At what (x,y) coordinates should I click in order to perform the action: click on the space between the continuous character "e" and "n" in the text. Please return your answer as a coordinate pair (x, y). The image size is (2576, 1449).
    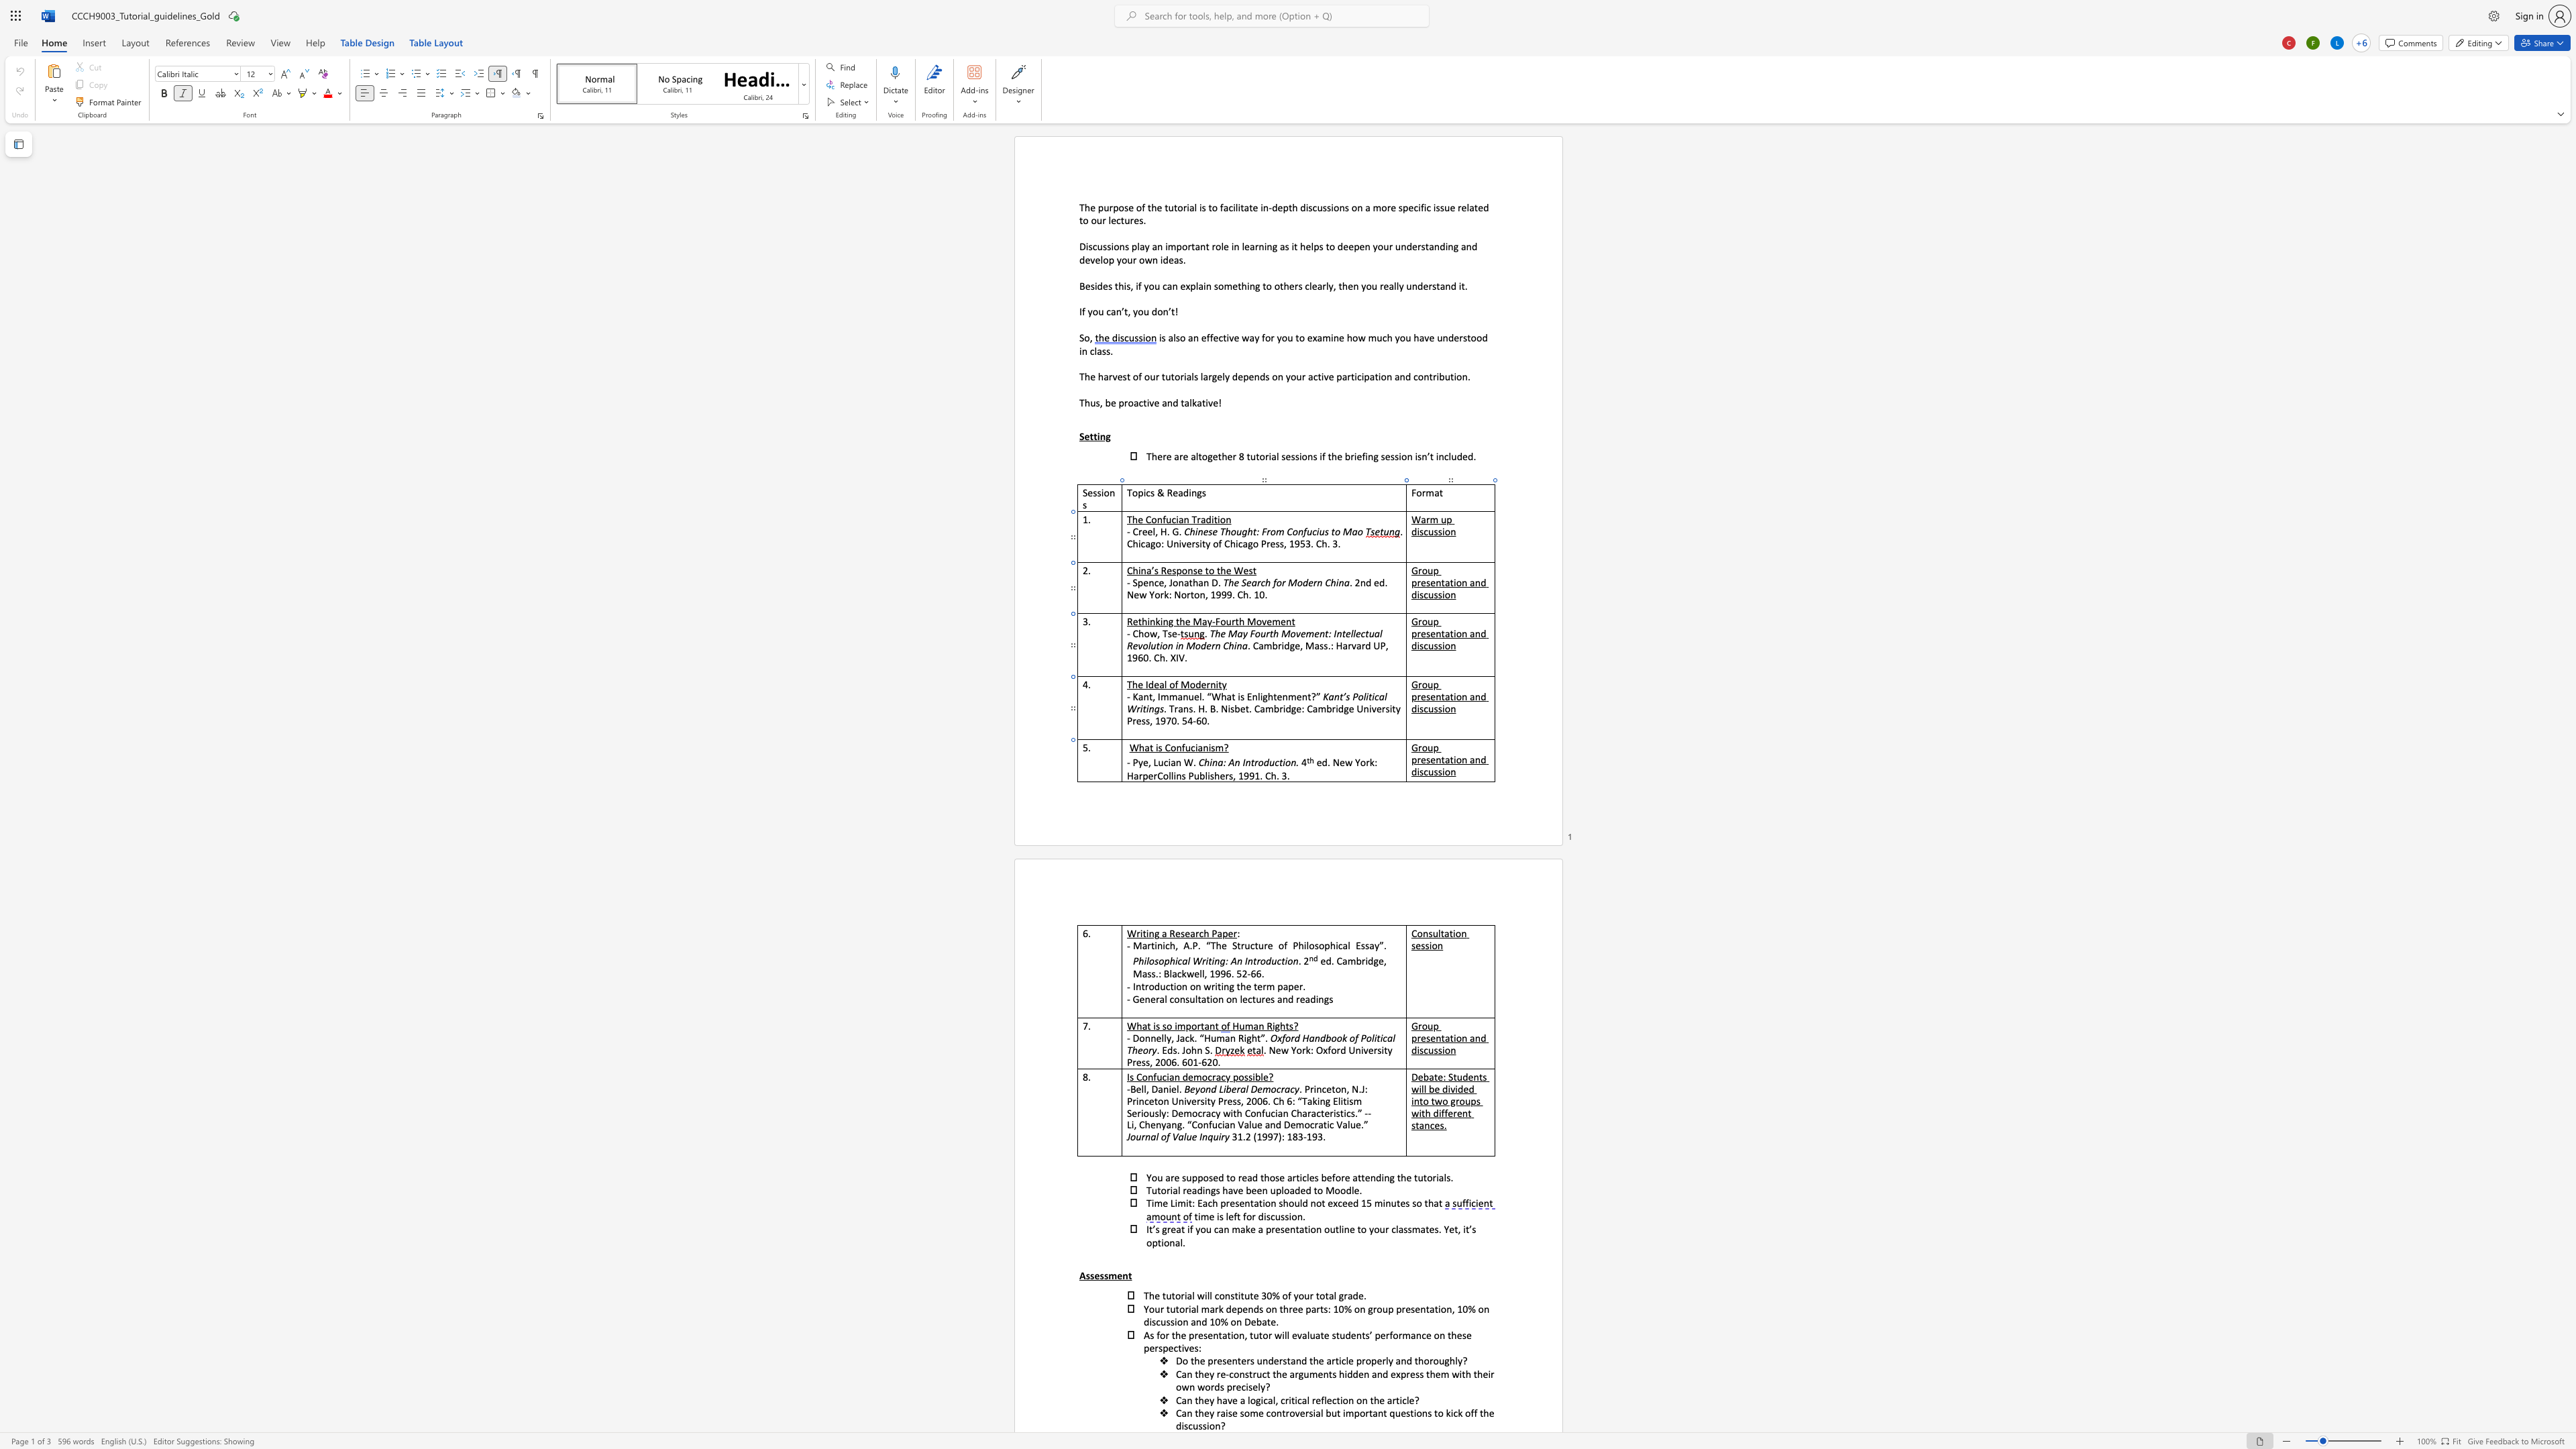
    Looking at the image, I should click on (1435, 696).